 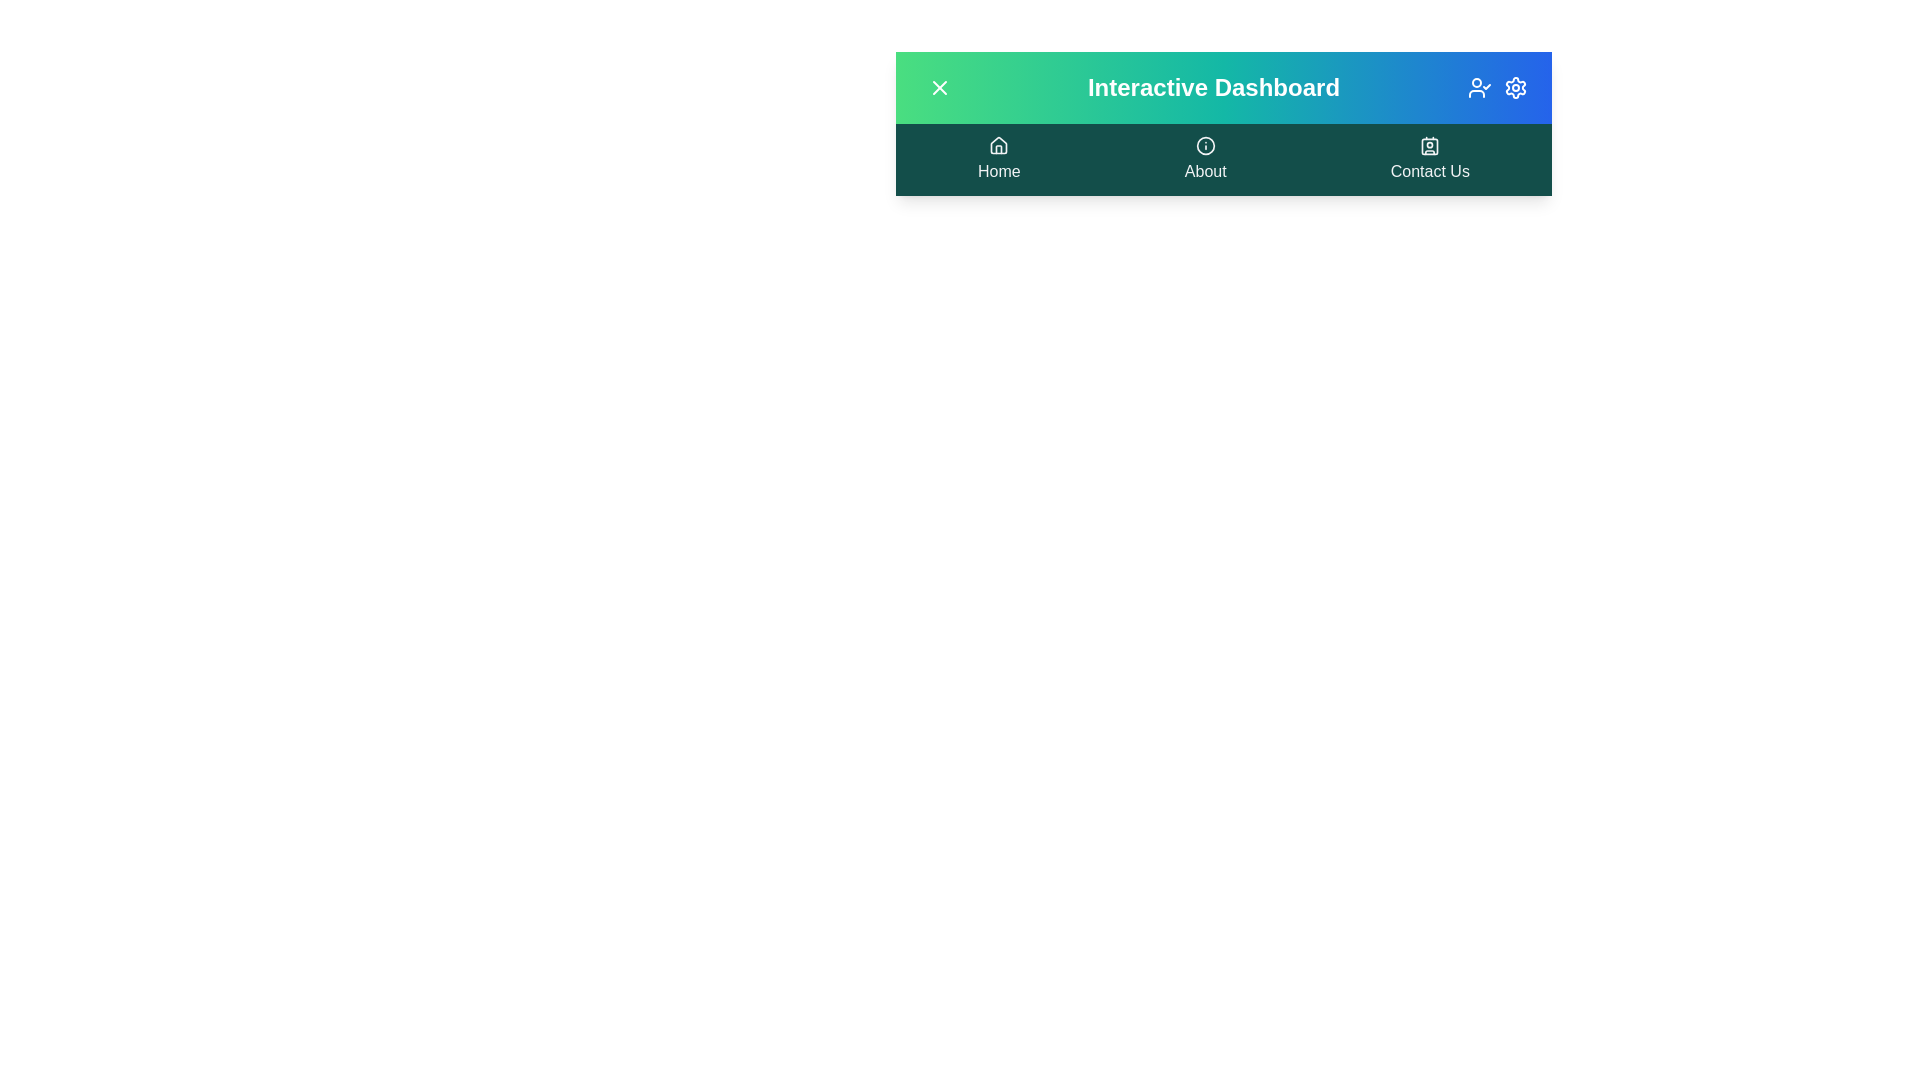 I want to click on the 'Home' menu item to navigate to the Home section, so click(x=998, y=158).